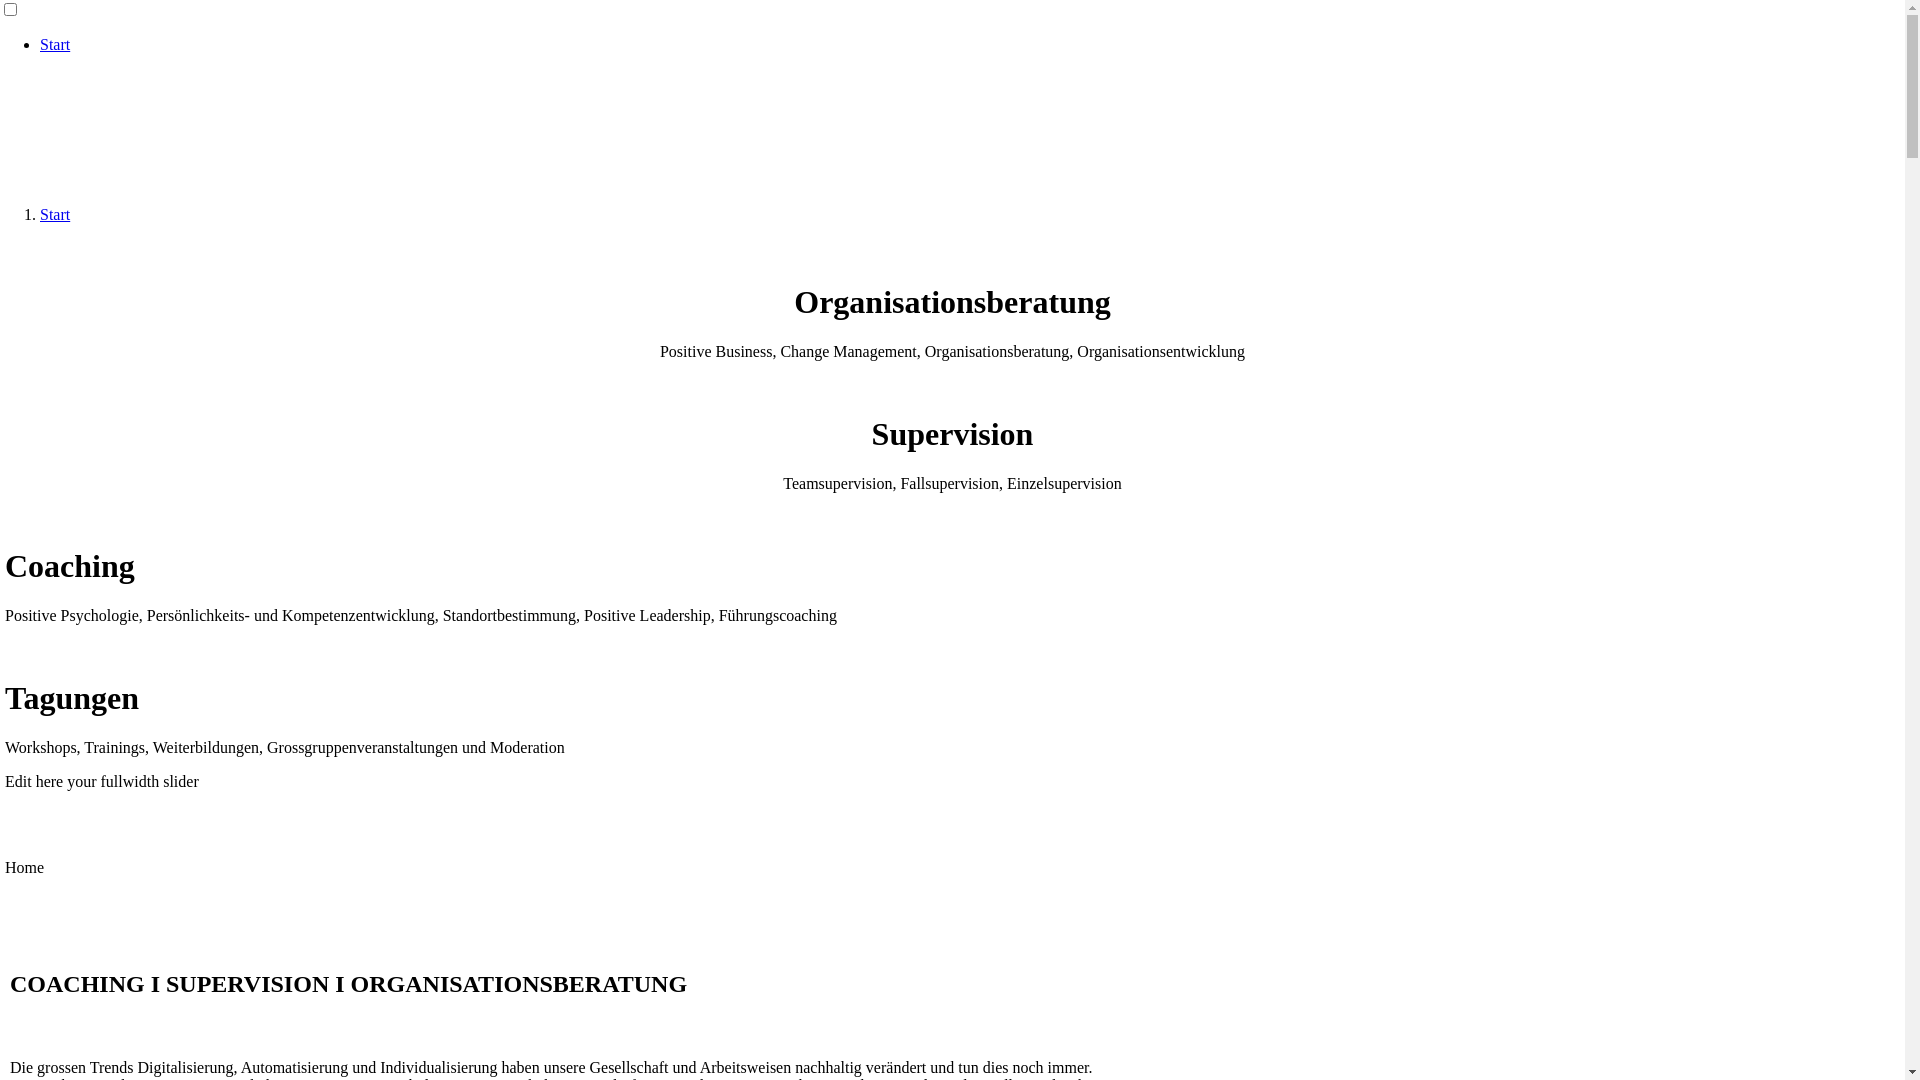 This screenshot has width=1920, height=1080. What do you see at coordinates (54, 214) in the screenshot?
I see `'Start'` at bounding box center [54, 214].